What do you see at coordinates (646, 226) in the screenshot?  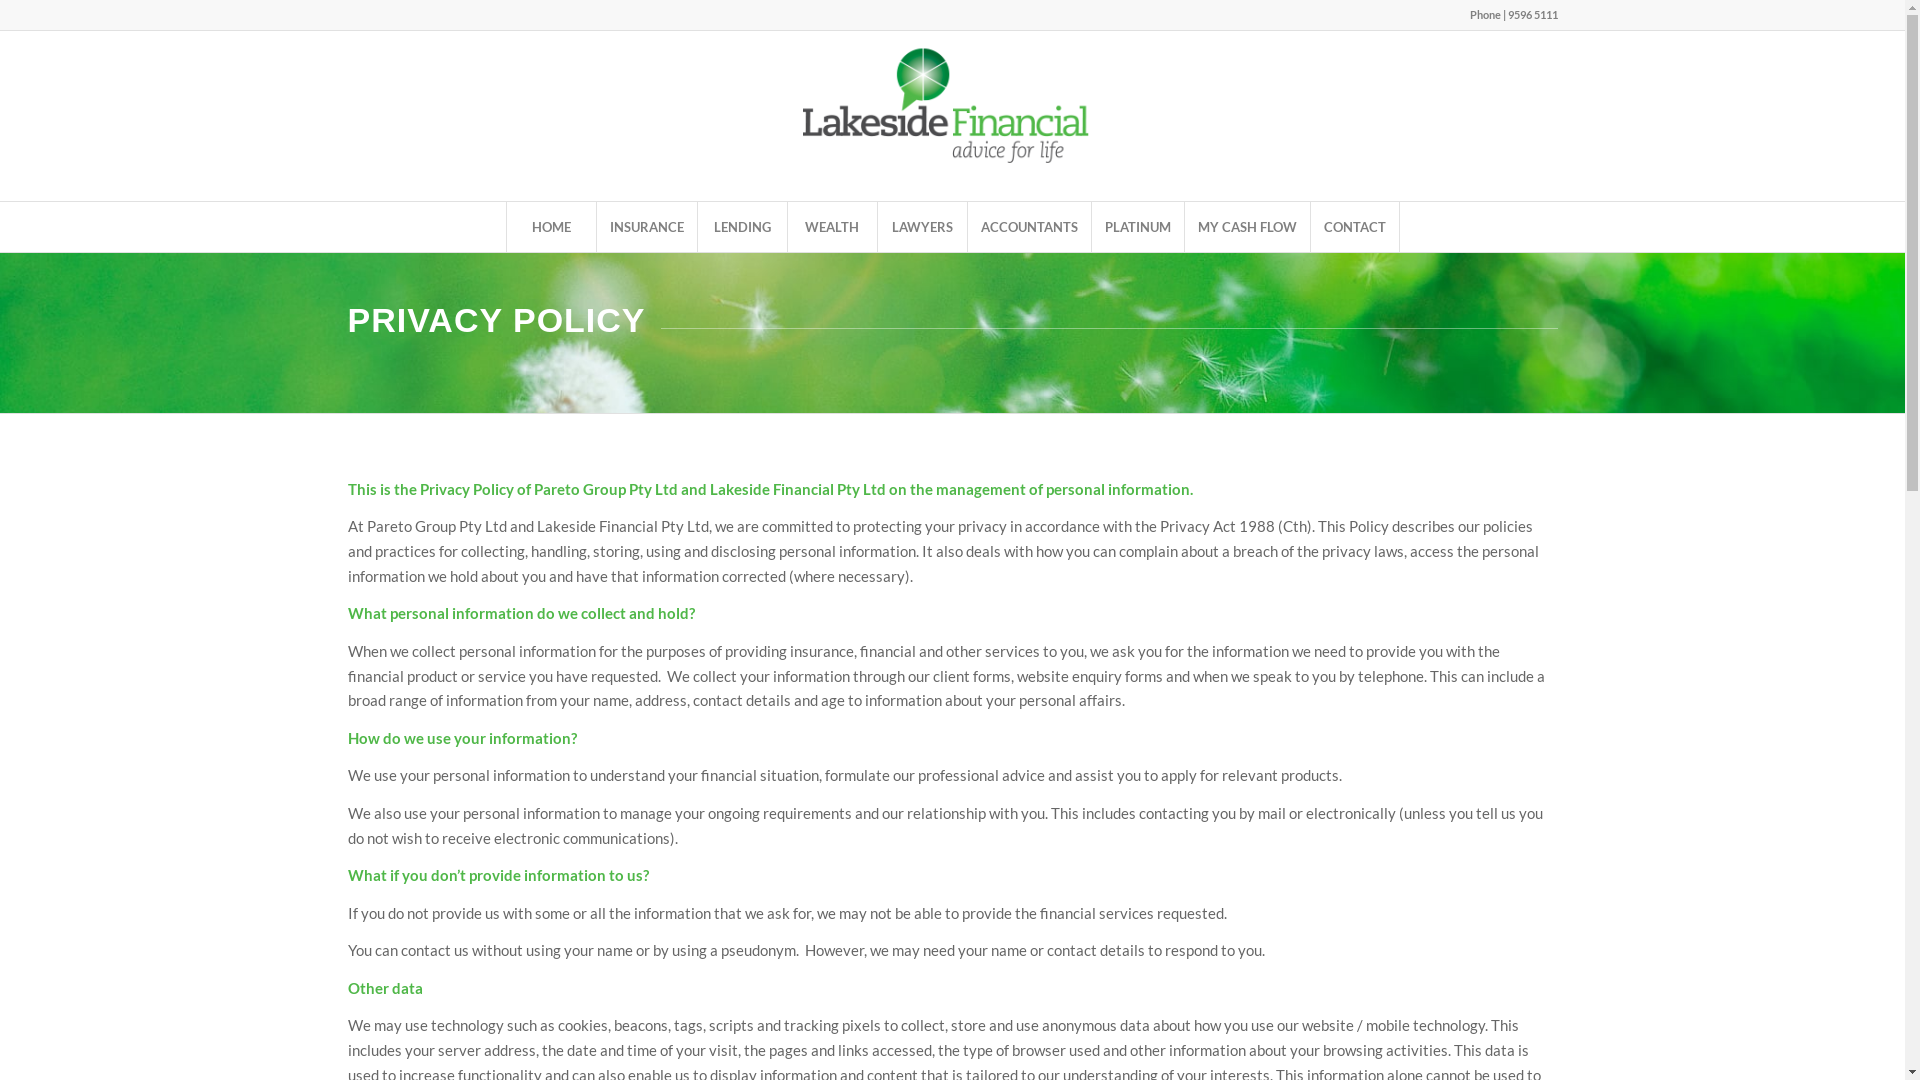 I see `'INSURANCE'` at bounding box center [646, 226].